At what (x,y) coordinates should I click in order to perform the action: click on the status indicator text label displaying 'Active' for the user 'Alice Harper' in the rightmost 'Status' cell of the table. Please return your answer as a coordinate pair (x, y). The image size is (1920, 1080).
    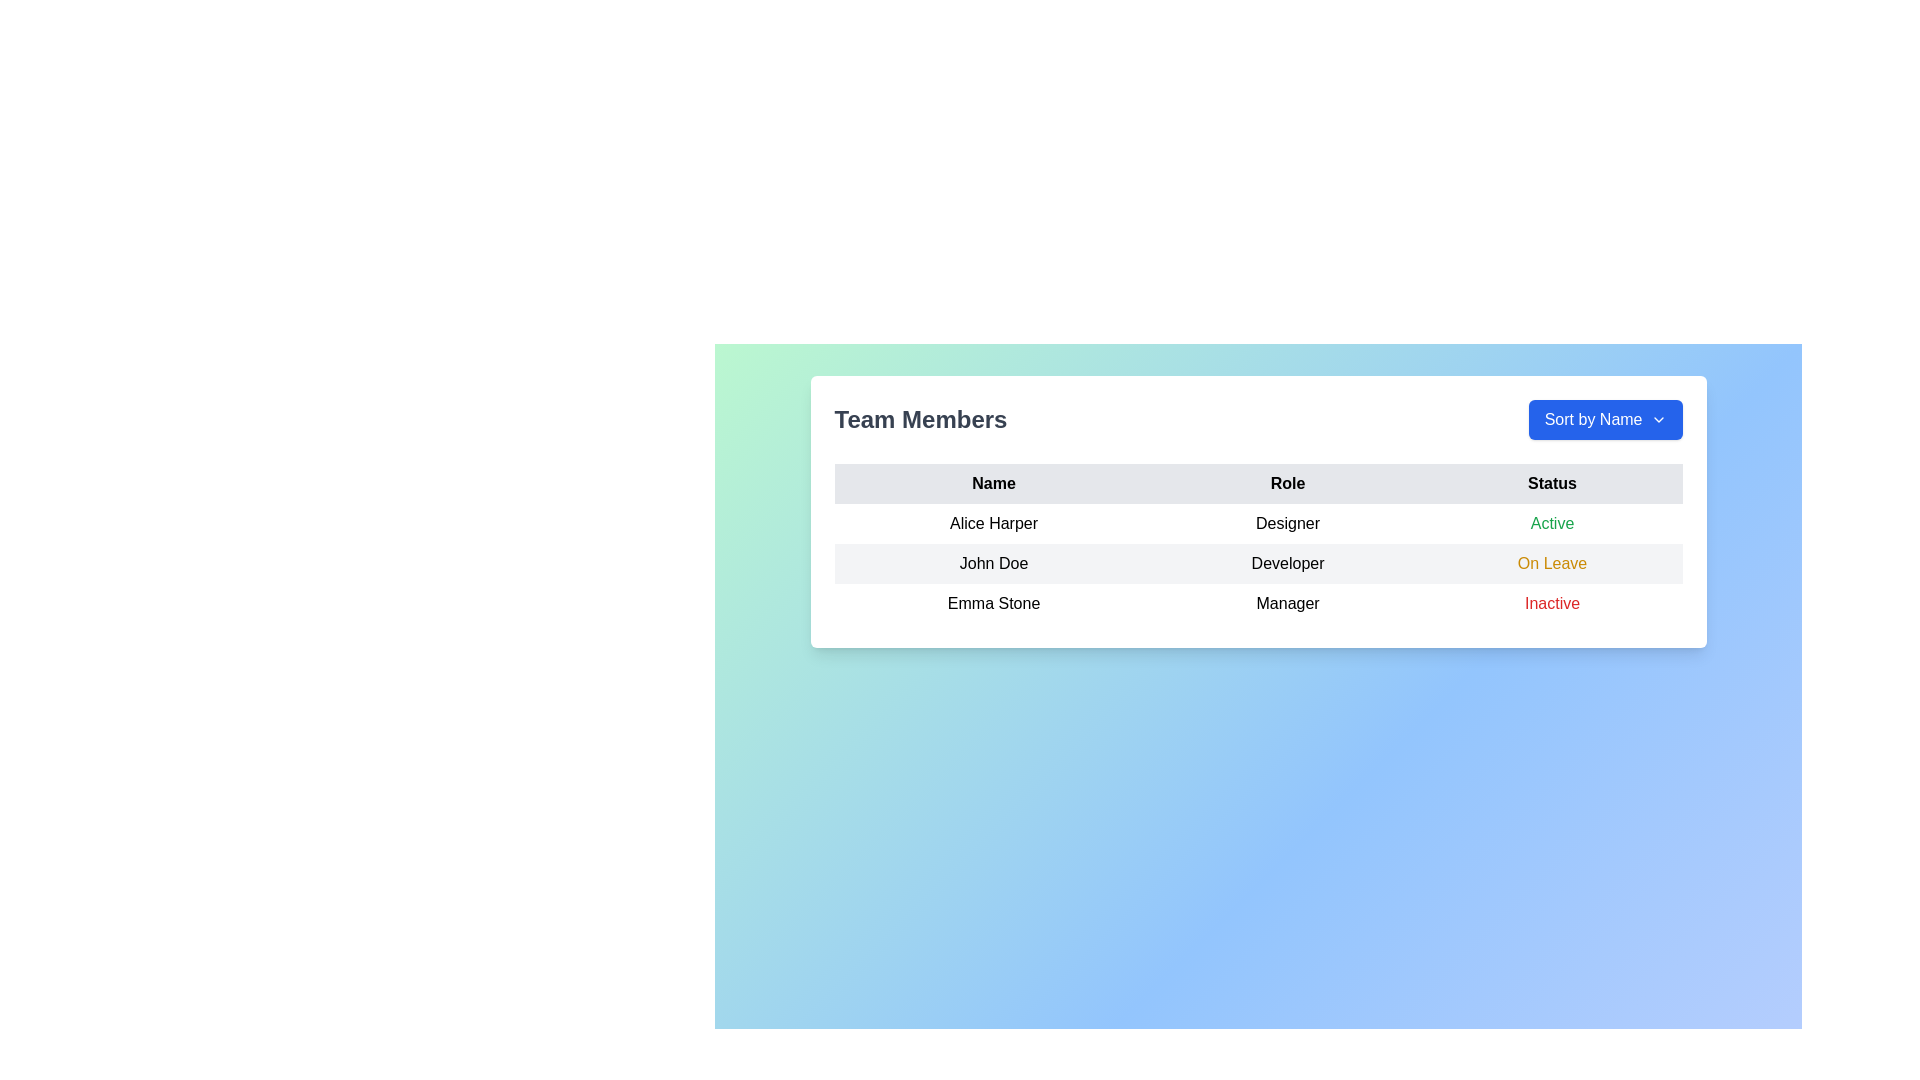
    Looking at the image, I should click on (1551, 523).